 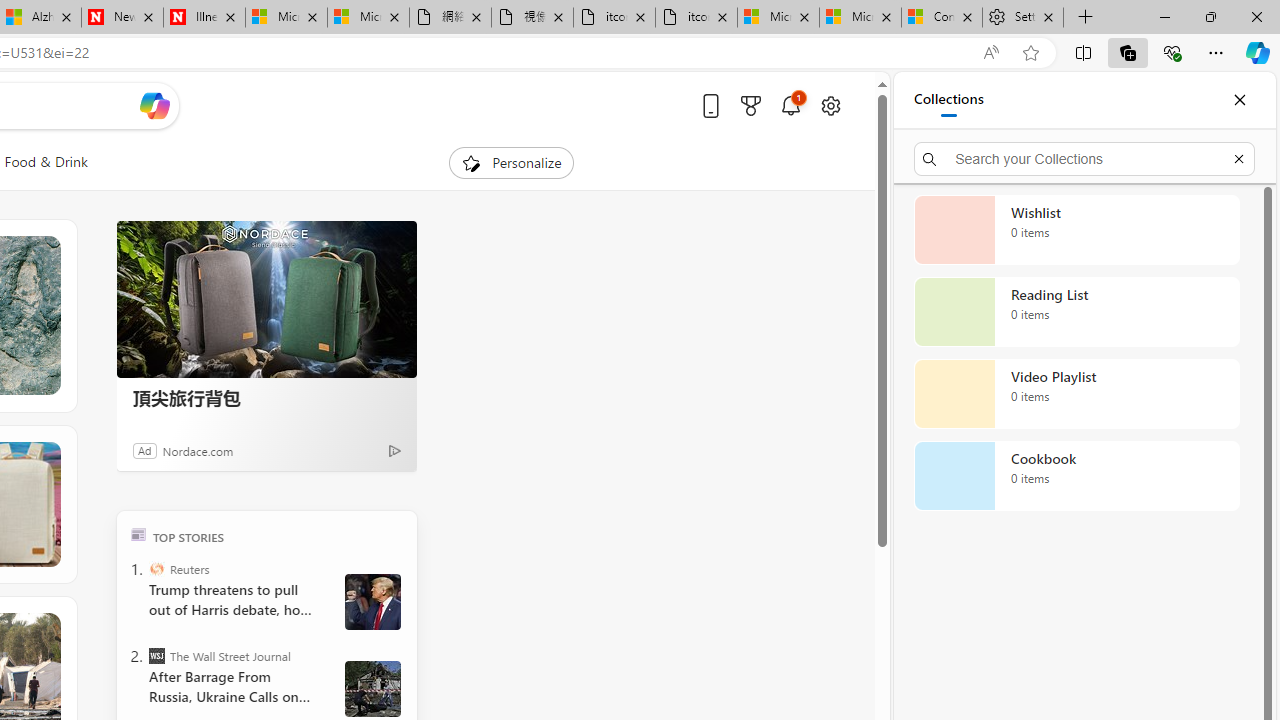 I want to click on 'Search your Collections', so click(x=1083, y=158).